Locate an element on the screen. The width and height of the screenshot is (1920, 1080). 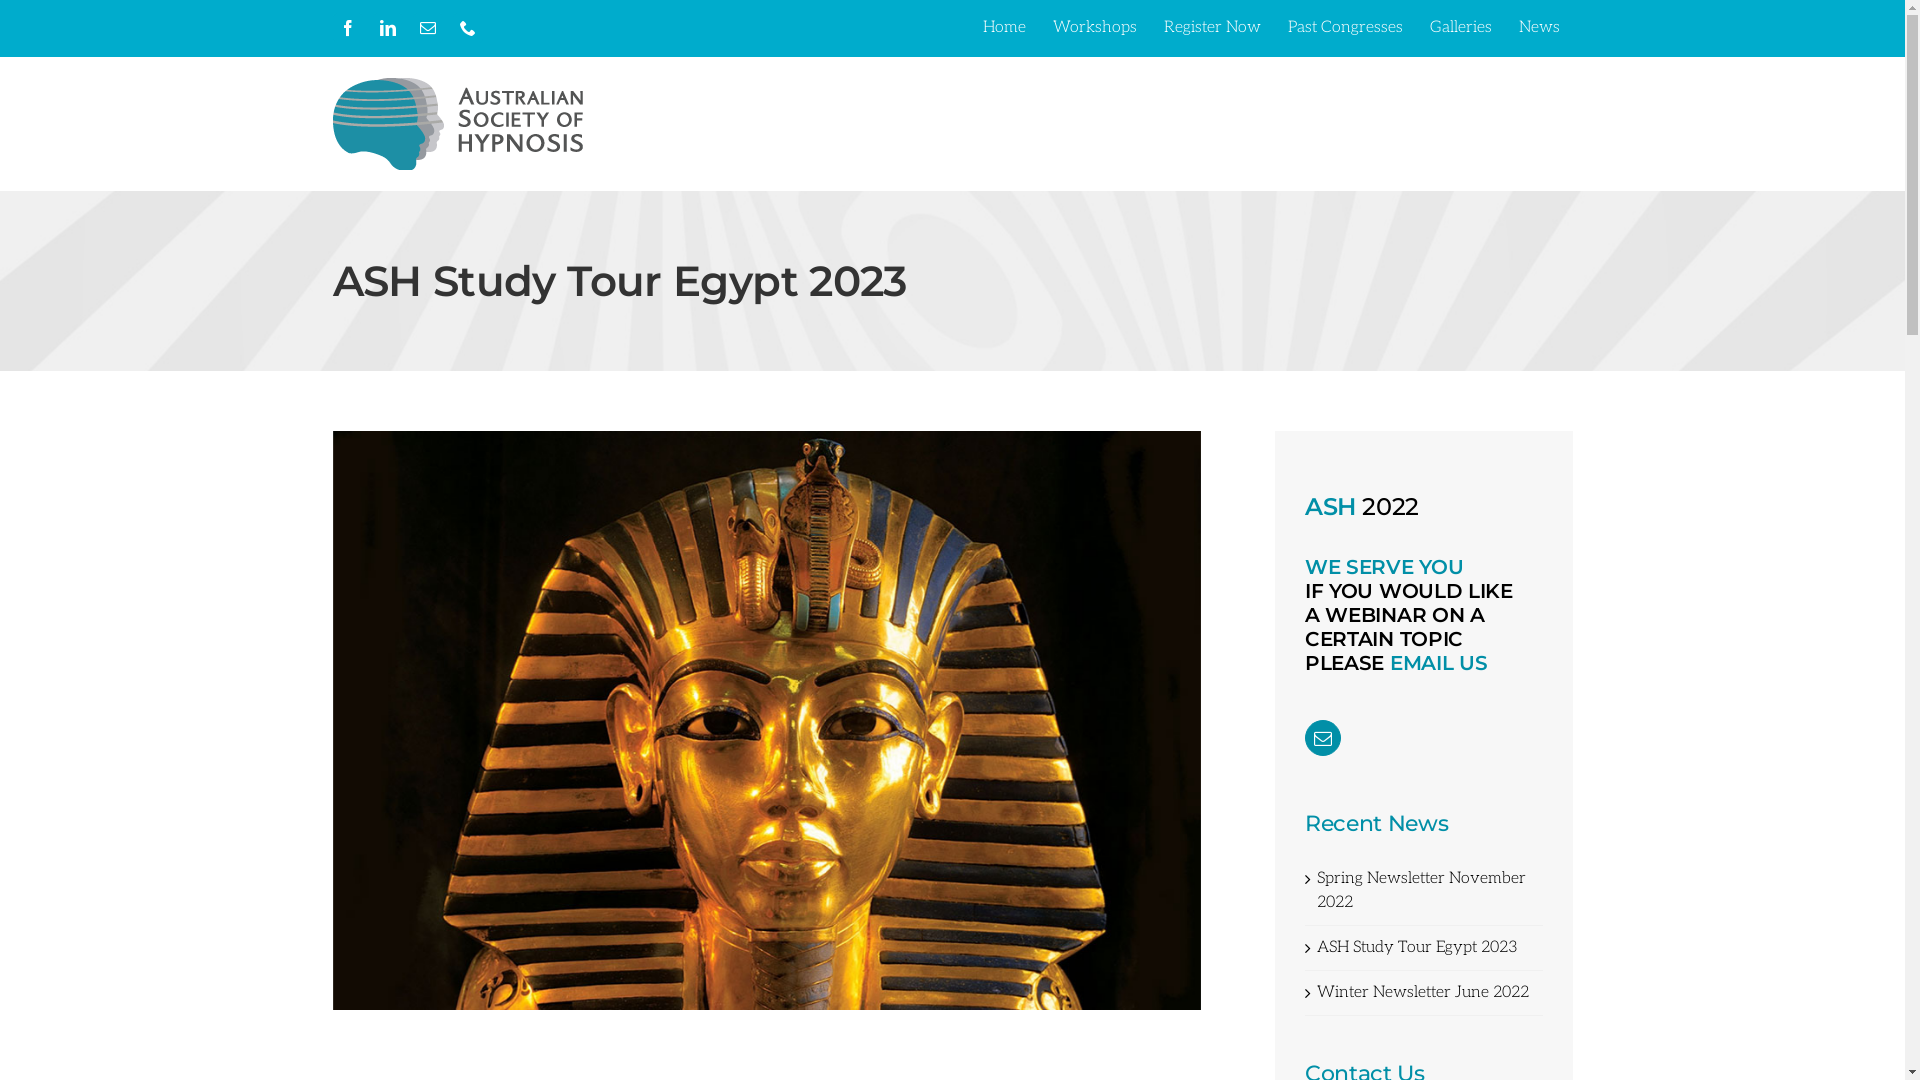
'News' is located at coordinates (1506, 27).